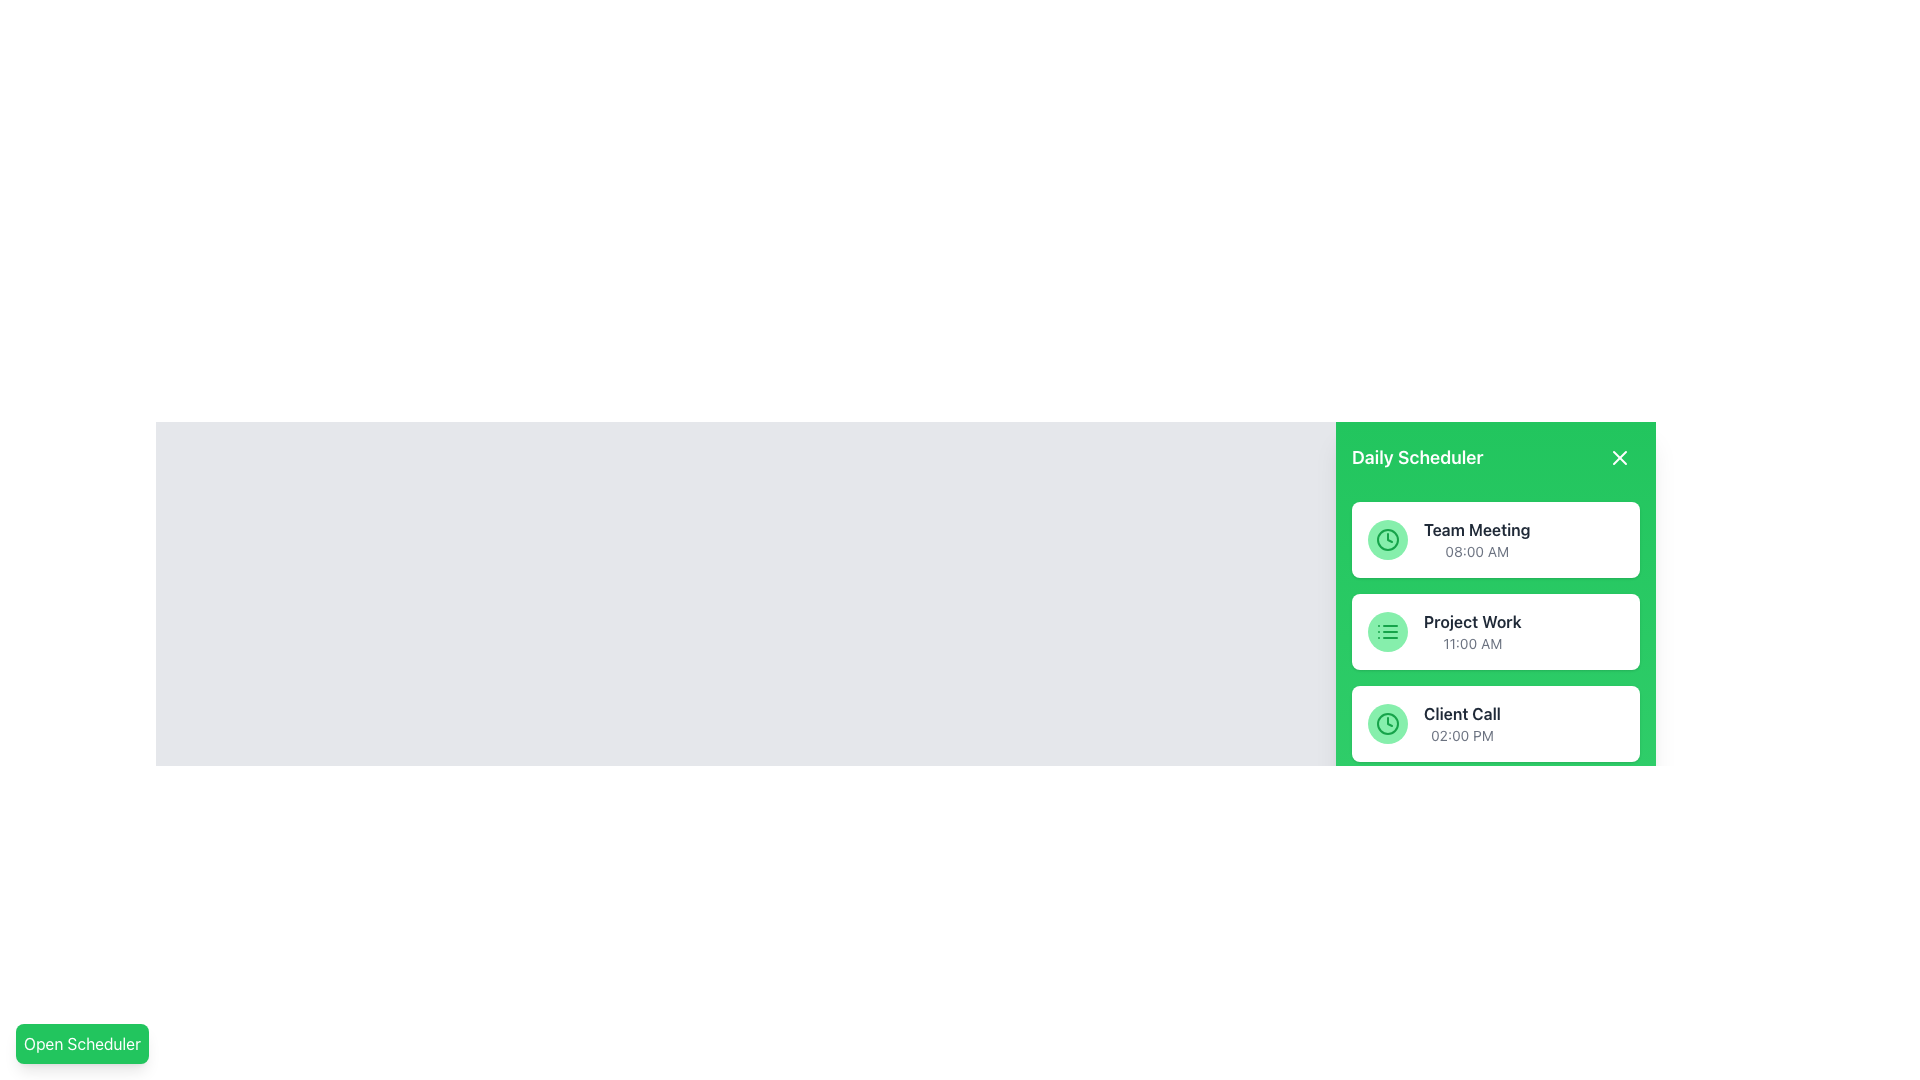 This screenshot has height=1080, width=1920. What do you see at coordinates (1620, 458) in the screenshot?
I see `the circular green button with a white 'X' icon located on the right side of the 'Daily Scheduler' header section` at bounding box center [1620, 458].